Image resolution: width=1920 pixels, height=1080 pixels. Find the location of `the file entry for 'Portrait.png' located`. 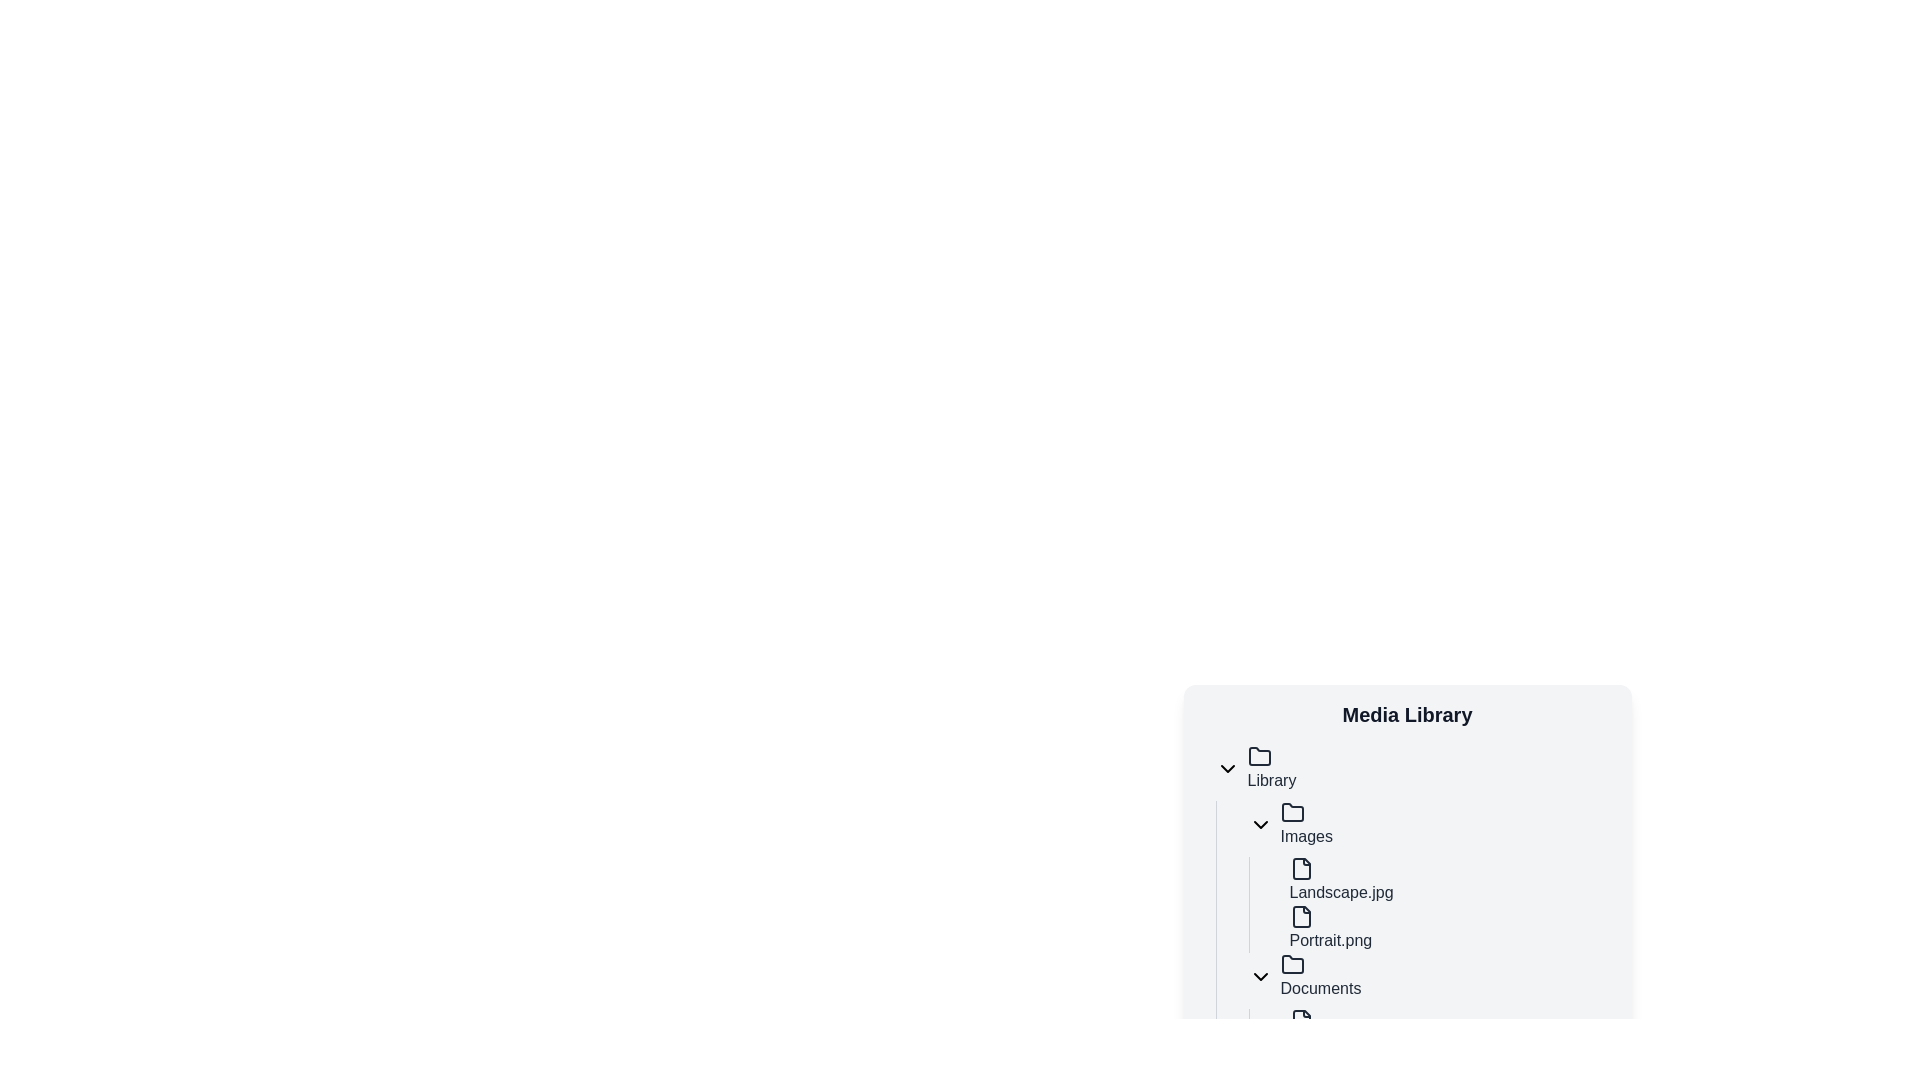

the file entry for 'Portrait.png' located is located at coordinates (1440, 929).